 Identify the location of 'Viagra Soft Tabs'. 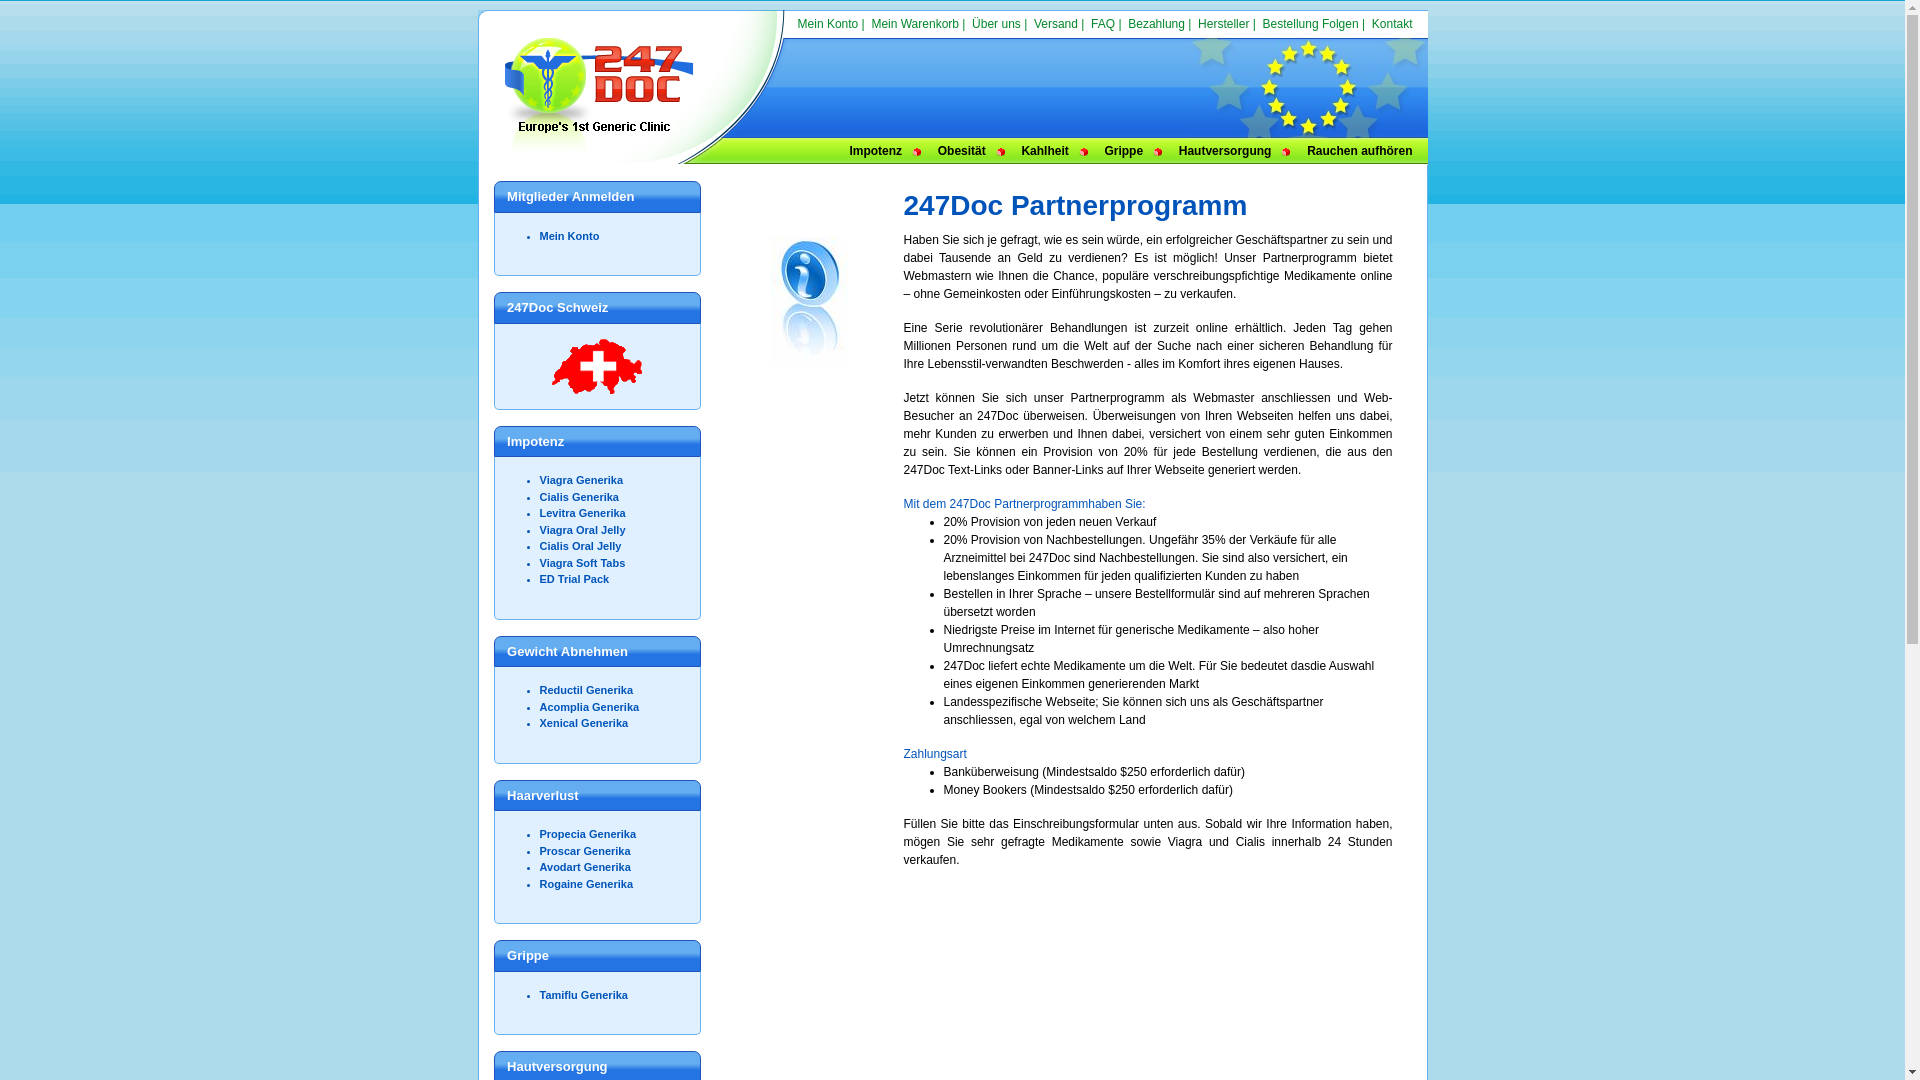
(581, 562).